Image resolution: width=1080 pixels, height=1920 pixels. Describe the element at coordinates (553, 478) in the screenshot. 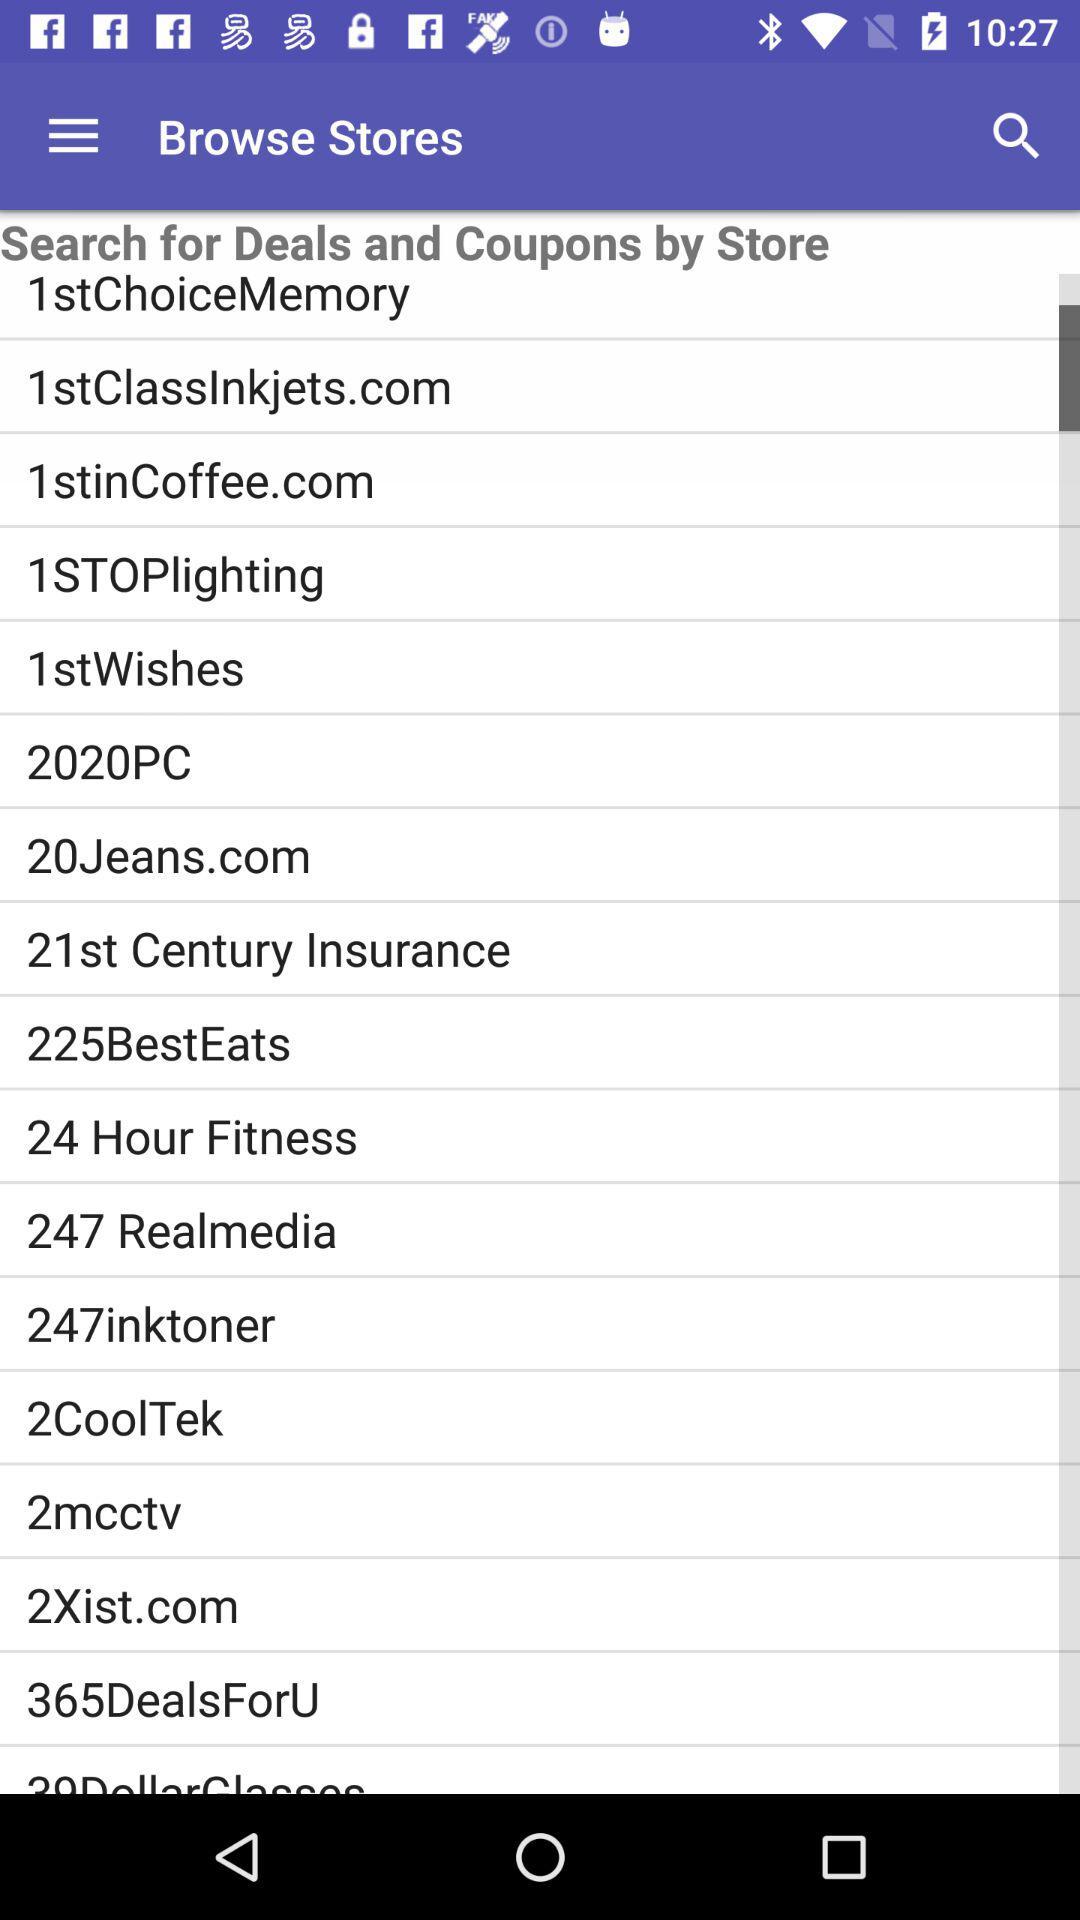

I see `icon below 1stclassinkjets.com item` at that location.